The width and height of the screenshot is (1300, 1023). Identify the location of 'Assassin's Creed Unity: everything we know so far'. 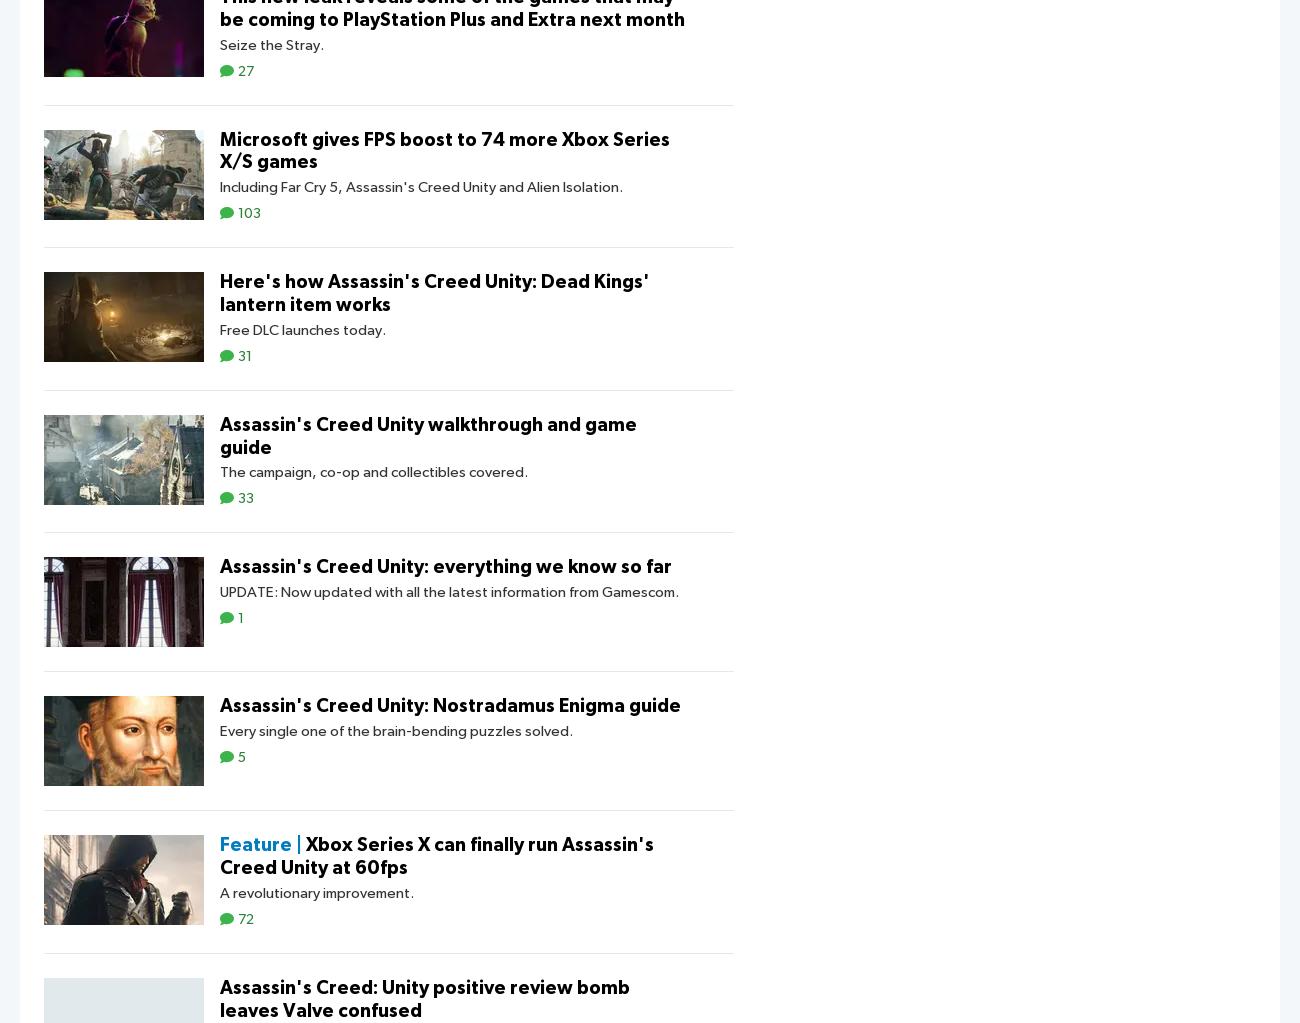
(218, 567).